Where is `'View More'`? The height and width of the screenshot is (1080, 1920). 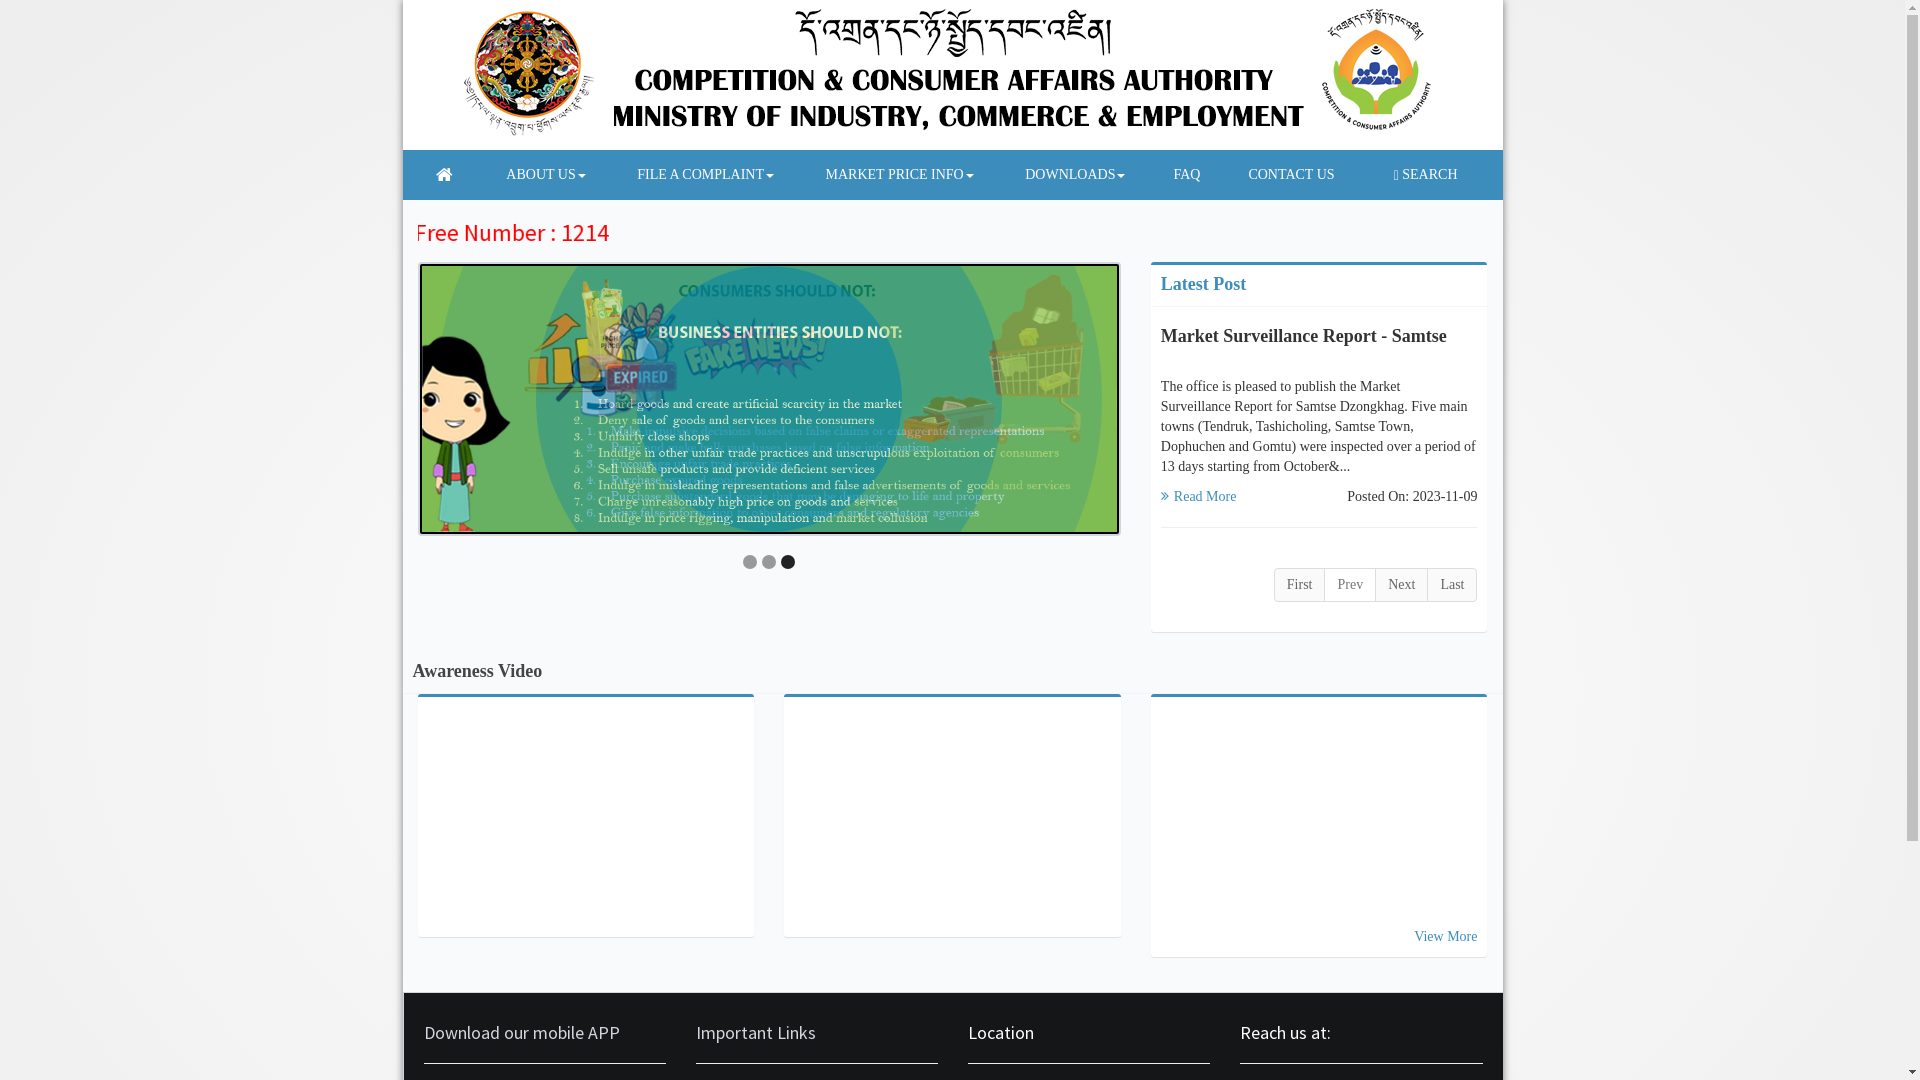 'View More' is located at coordinates (1445, 936).